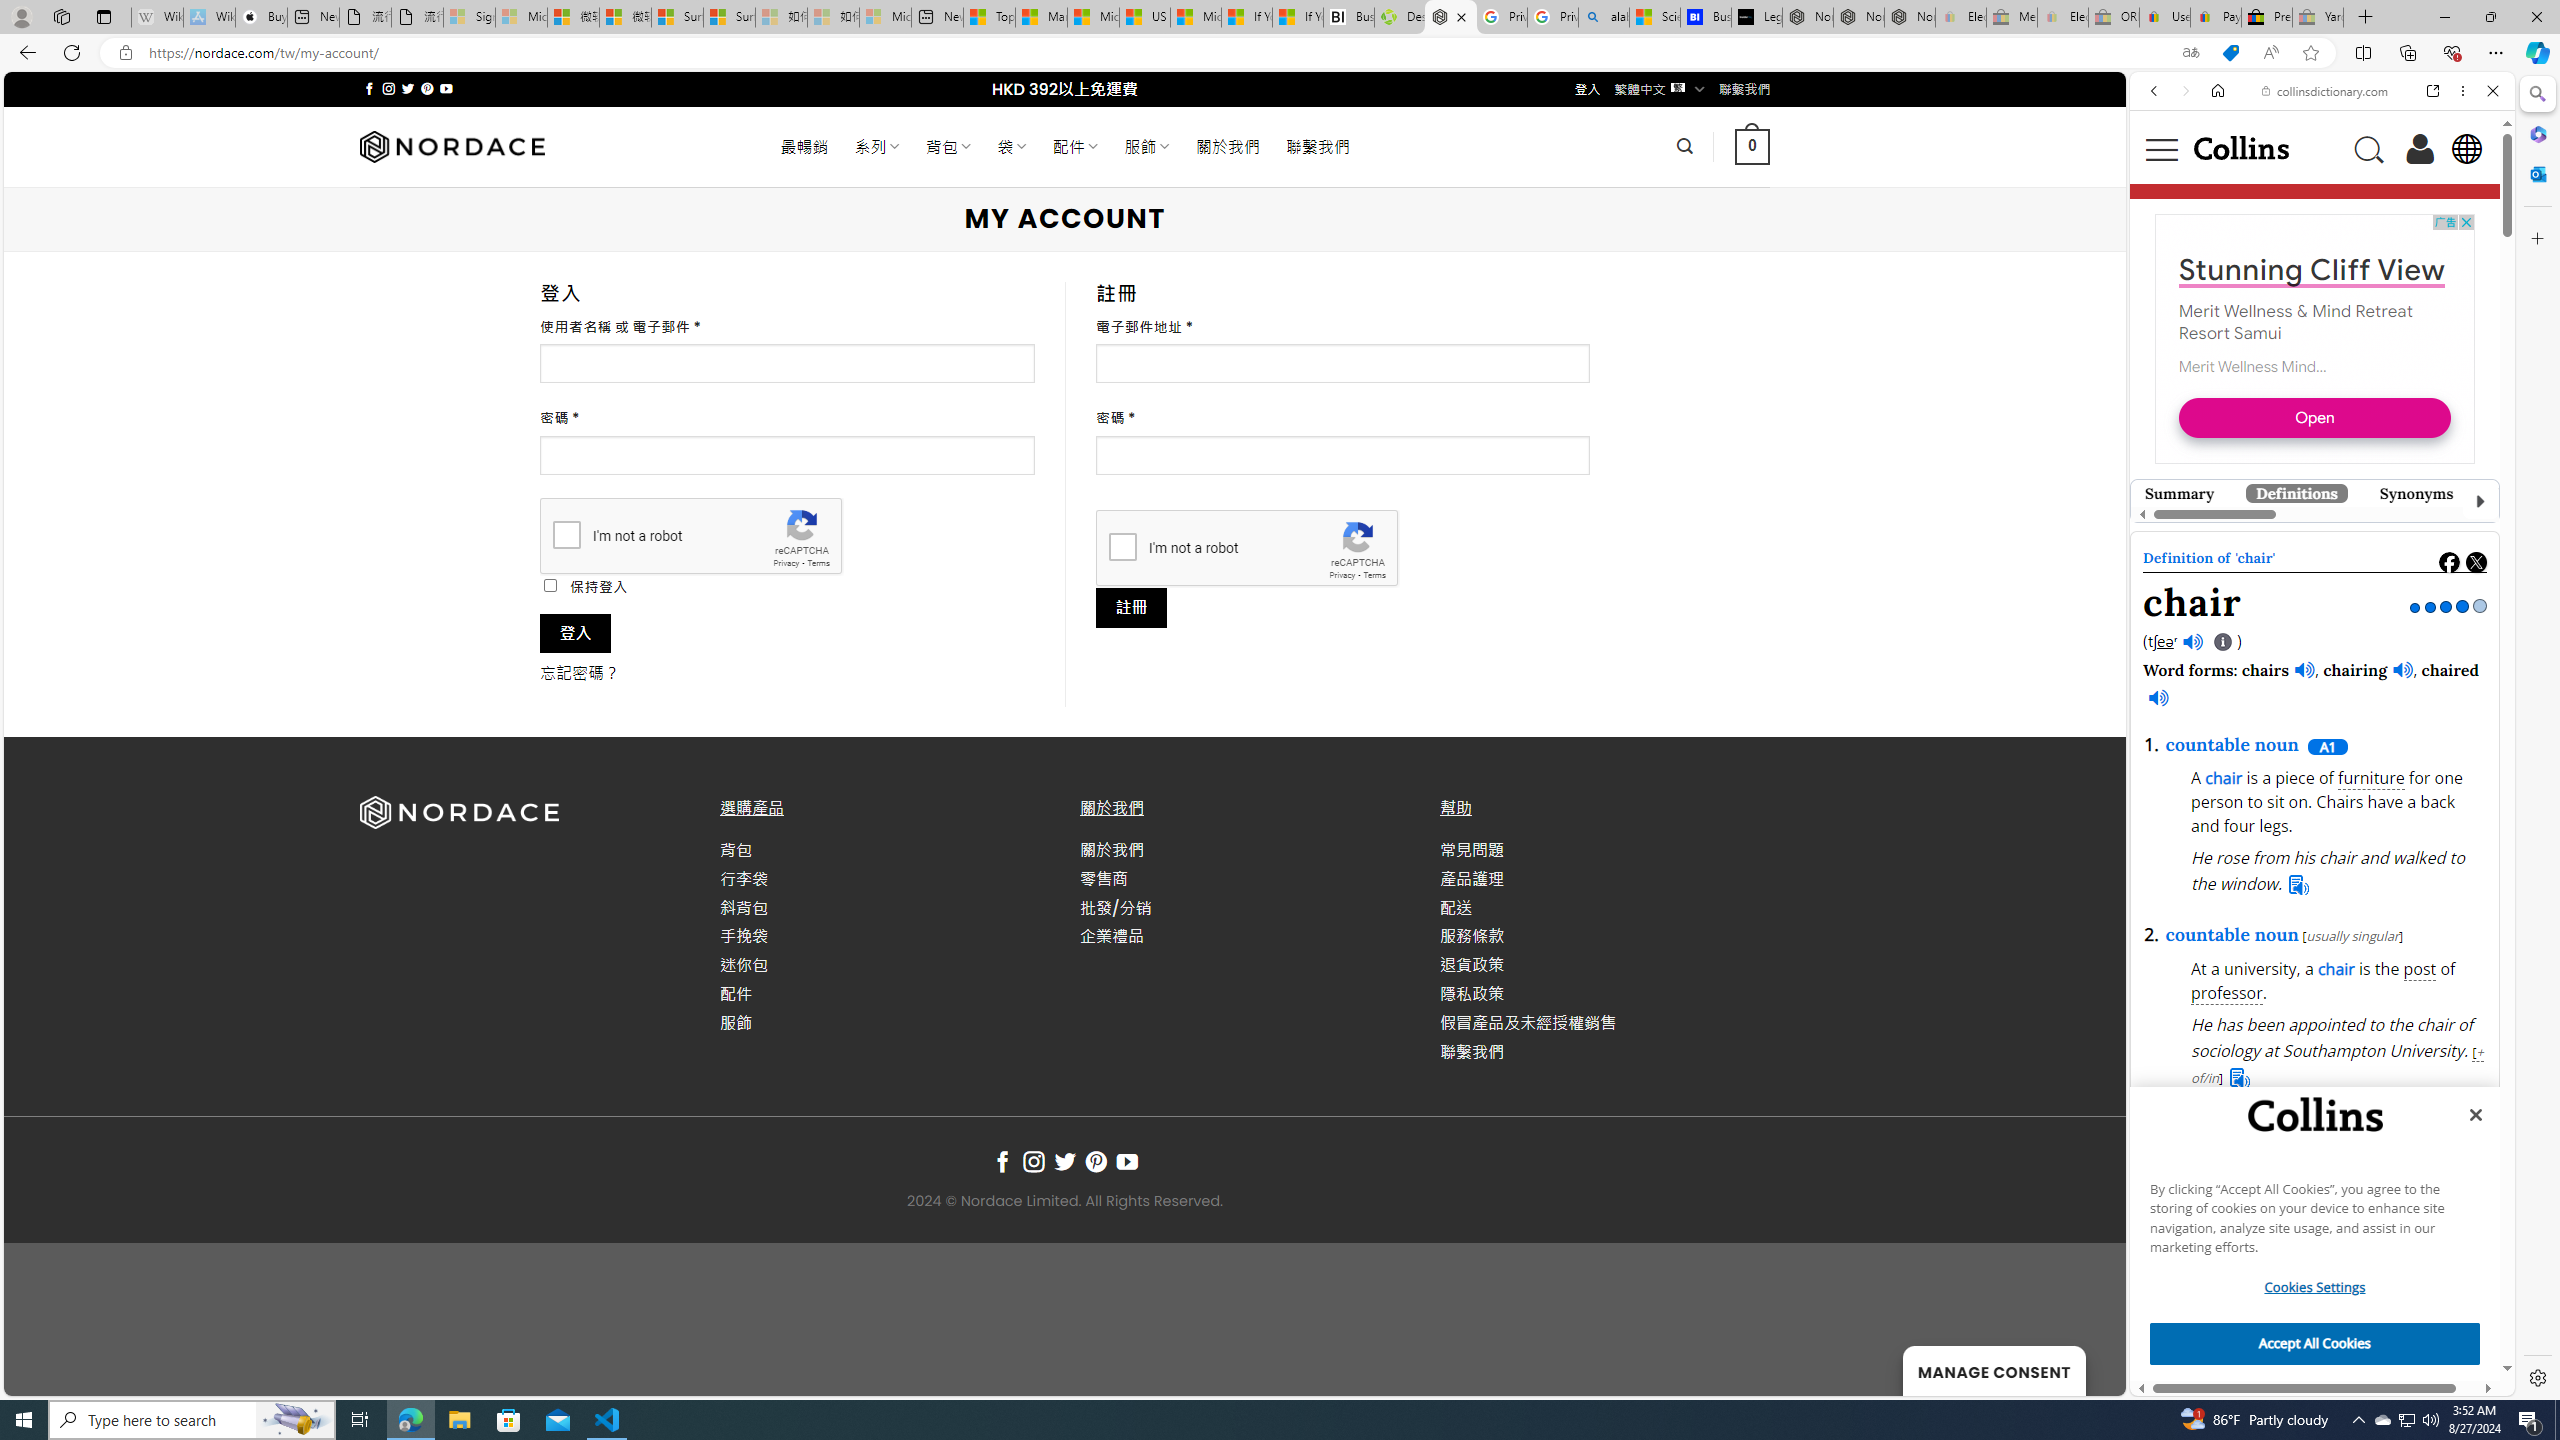 Image resolution: width=2560 pixels, height=1440 pixels. Describe the element at coordinates (1750, 145) in the screenshot. I see `' 0 '` at that location.